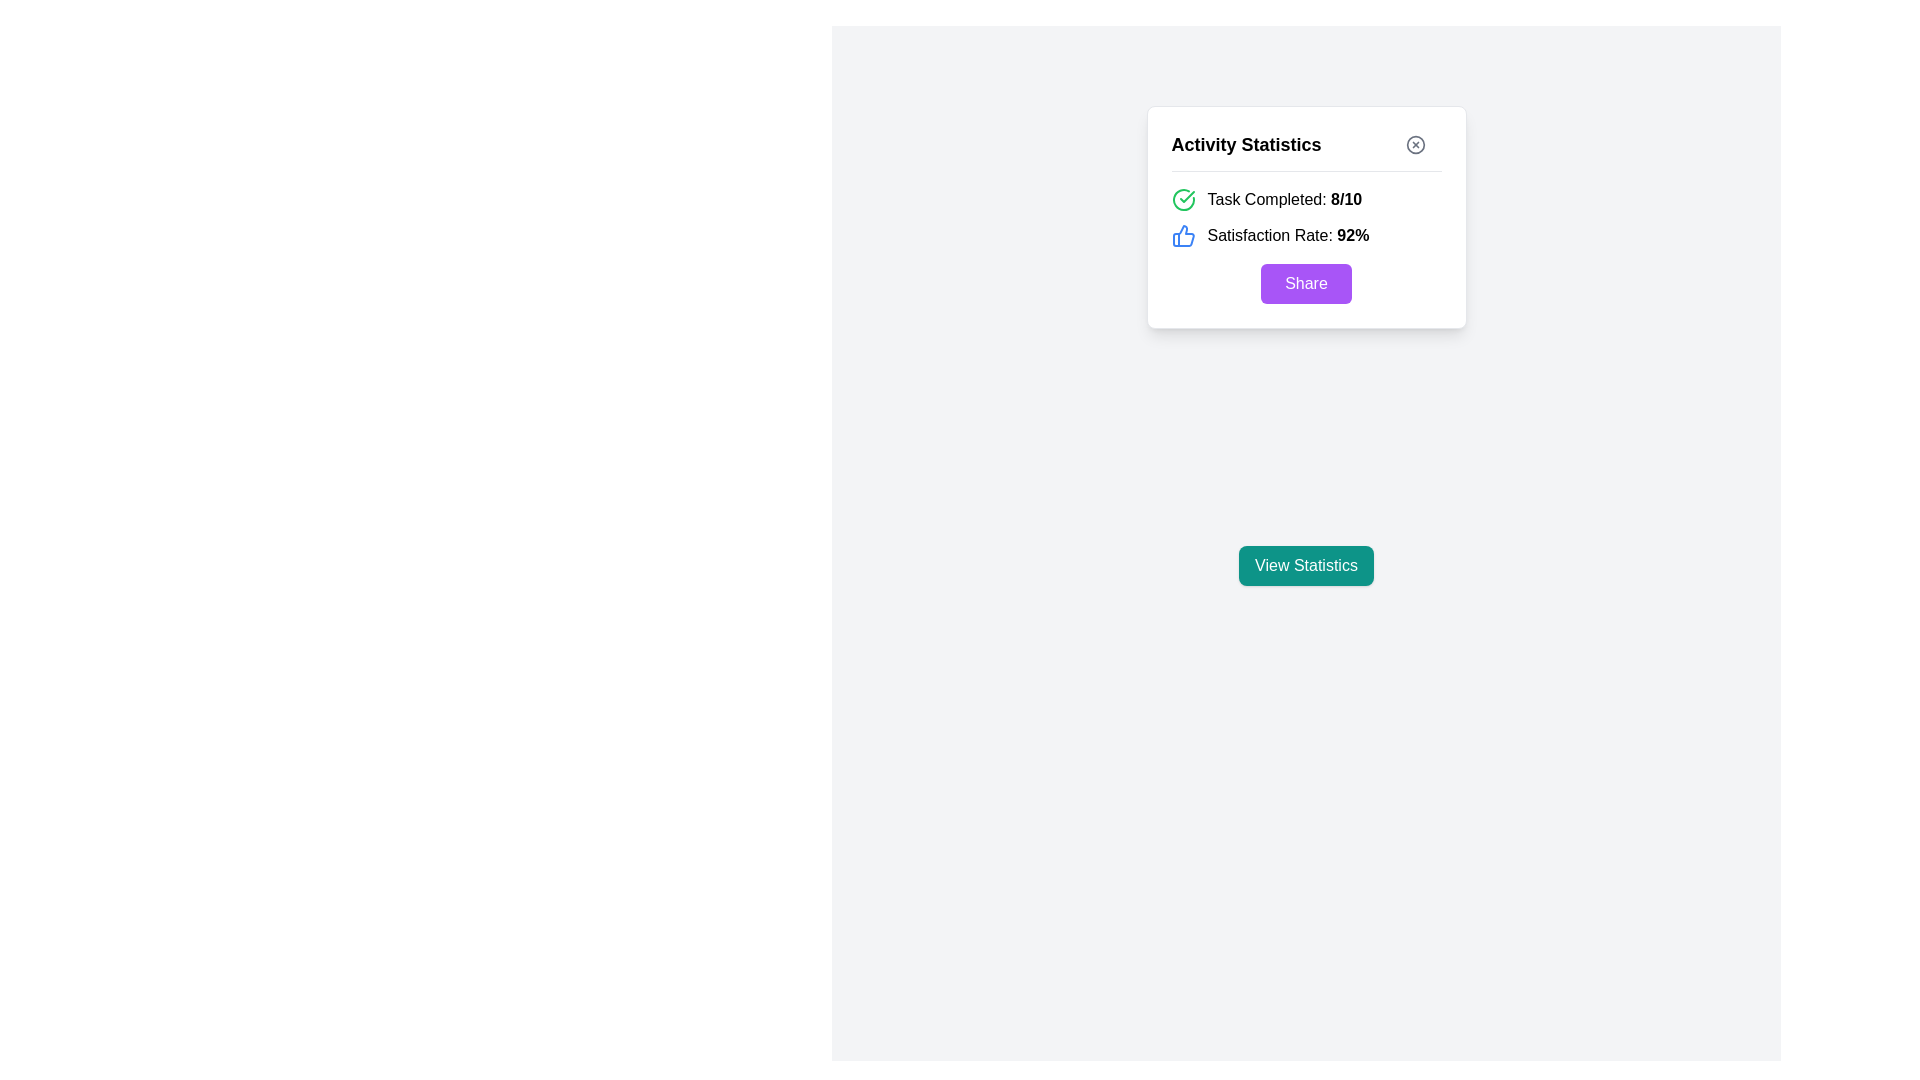 The image size is (1920, 1080). What do you see at coordinates (1284, 200) in the screenshot?
I see `statistic indicator label that shows the number of tasks completed out of ten, located in the 'Activity Statistics' box, positioned at the first row of text content` at bounding box center [1284, 200].